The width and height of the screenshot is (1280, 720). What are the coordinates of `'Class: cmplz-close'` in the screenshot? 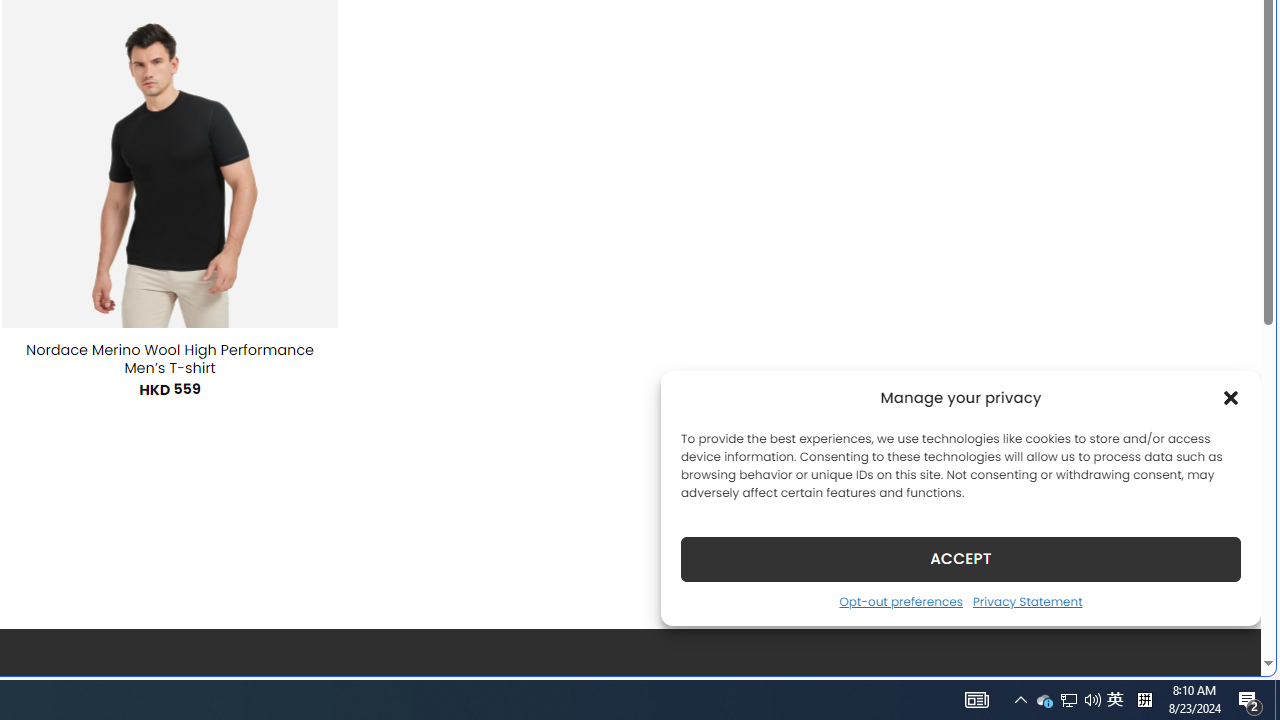 It's located at (1230, 397).